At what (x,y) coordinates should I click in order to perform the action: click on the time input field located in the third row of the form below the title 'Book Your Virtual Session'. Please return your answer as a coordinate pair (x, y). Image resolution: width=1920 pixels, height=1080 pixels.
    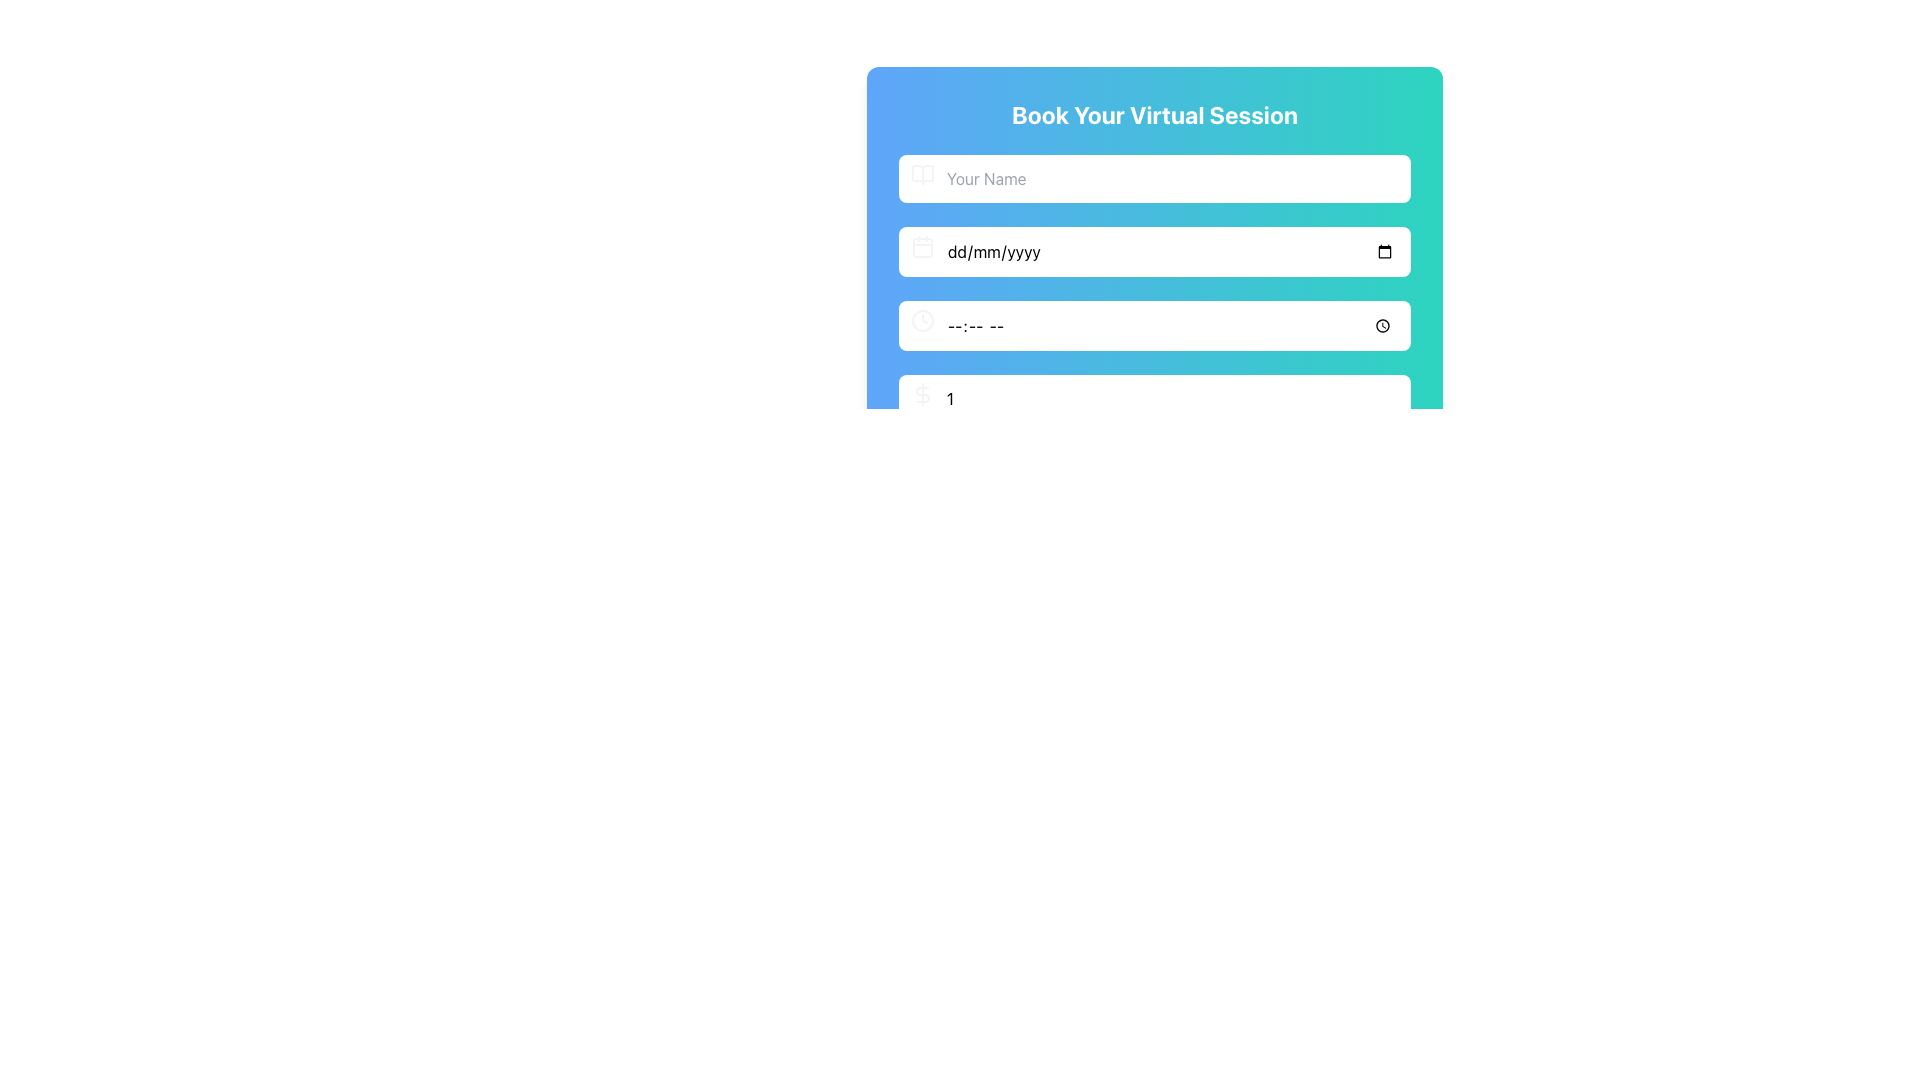
    Looking at the image, I should click on (1155, 323).